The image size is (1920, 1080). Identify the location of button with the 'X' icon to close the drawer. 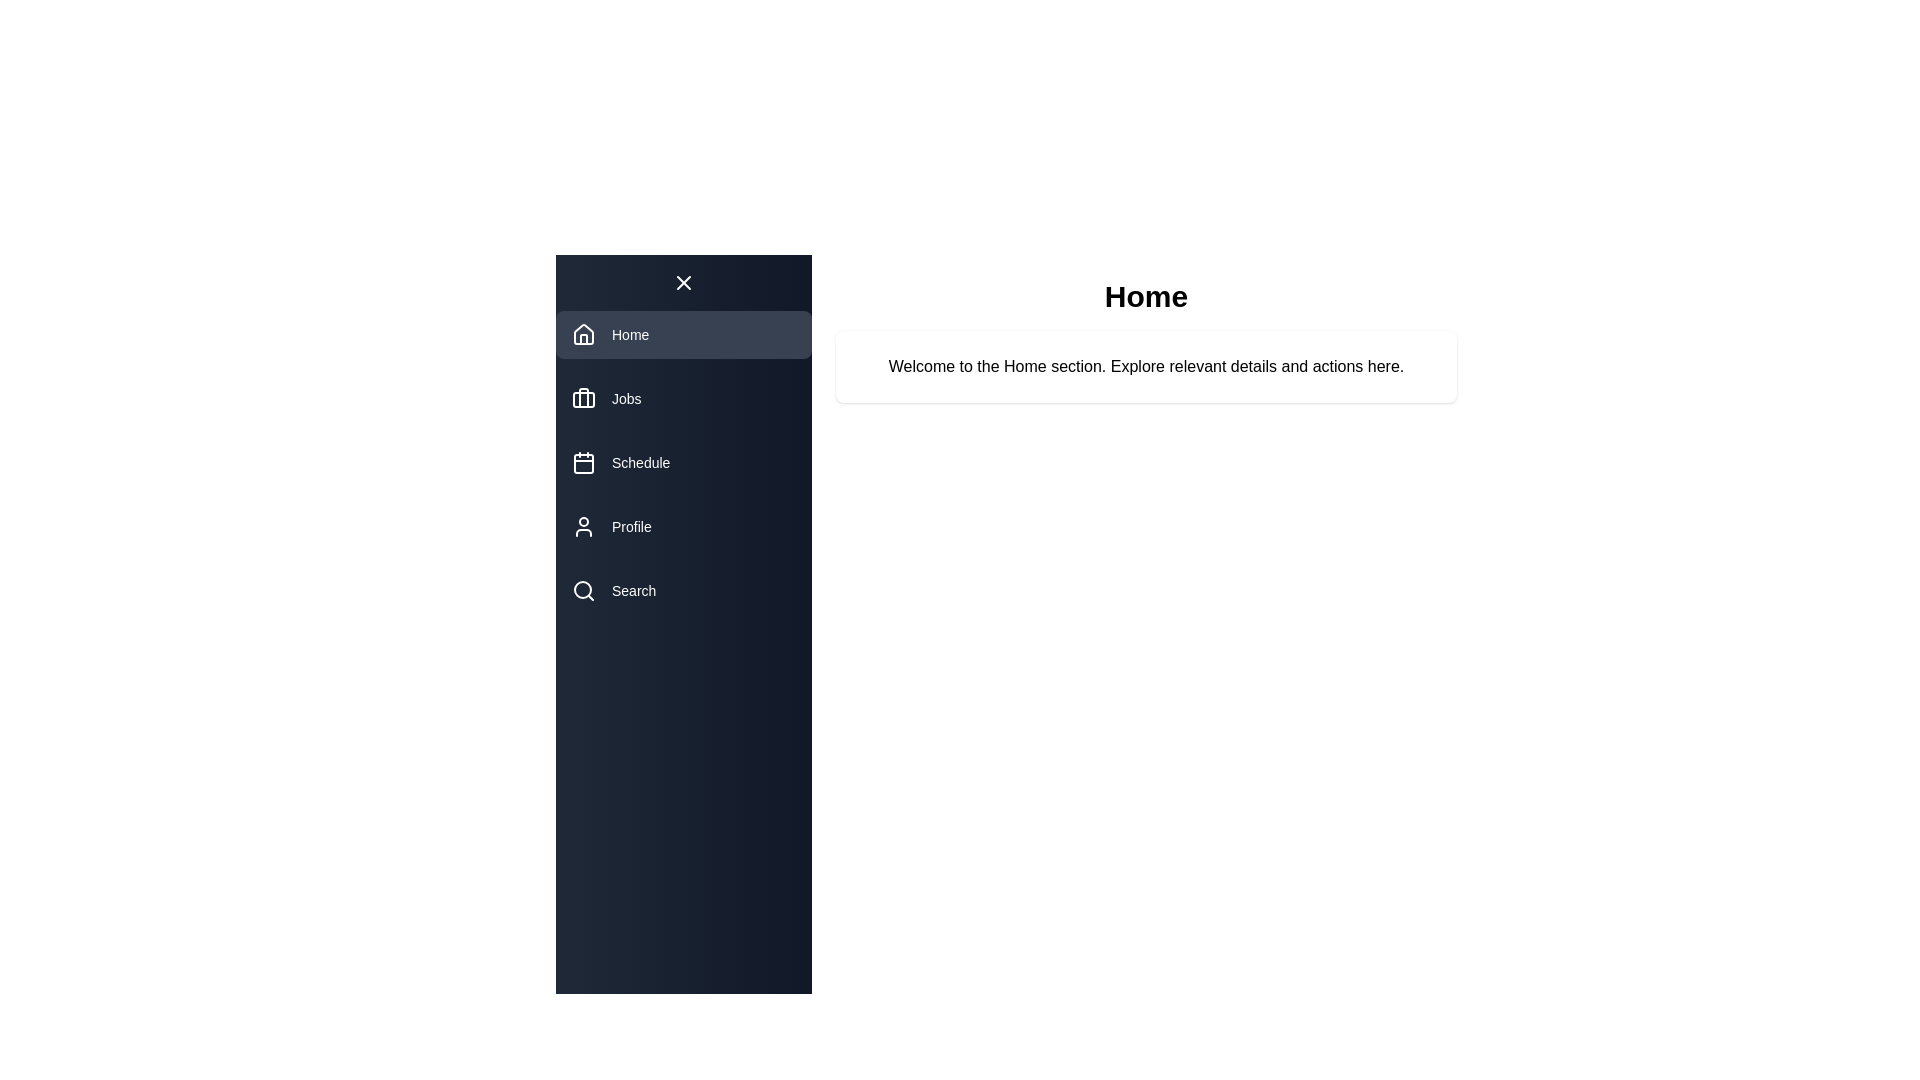
(684, 282).